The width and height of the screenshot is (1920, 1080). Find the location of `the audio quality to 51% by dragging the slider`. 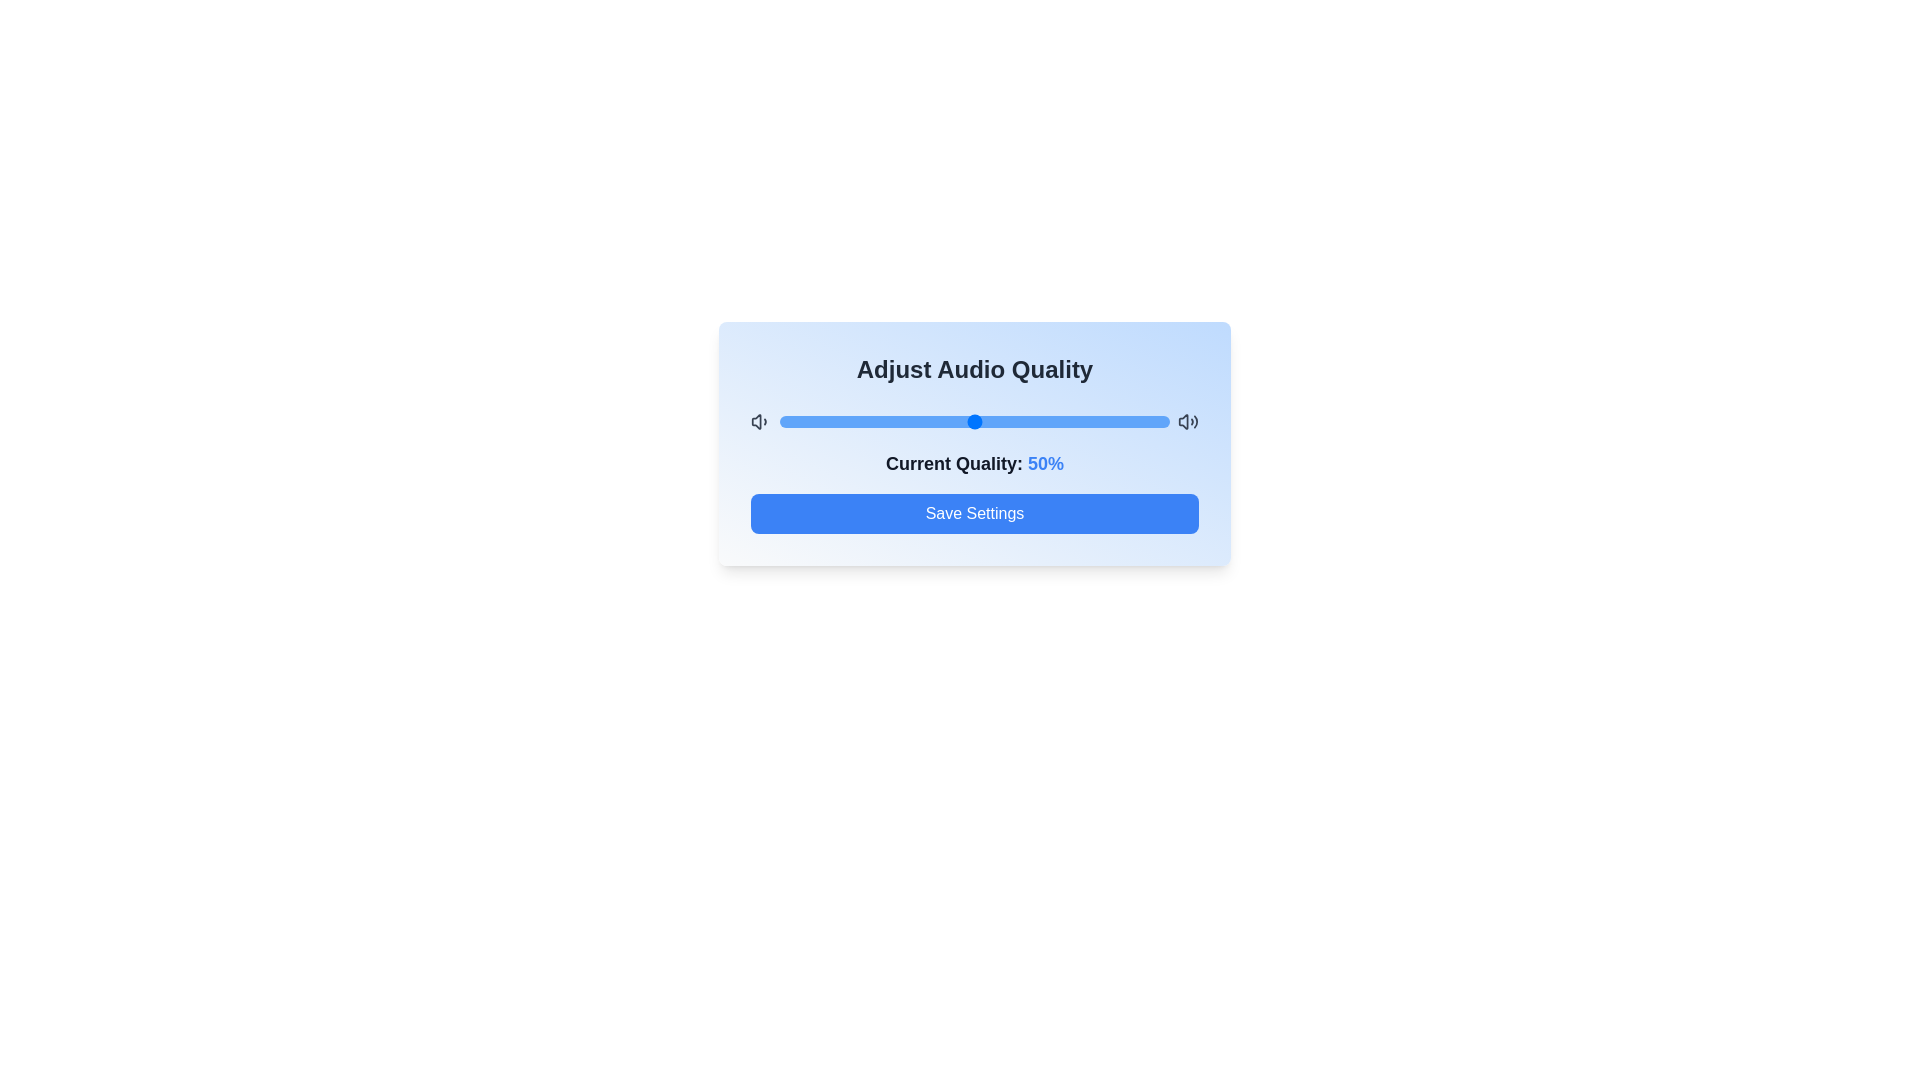

the audio quality to 51% by dragging the slider is located at coordinates (978, 420).